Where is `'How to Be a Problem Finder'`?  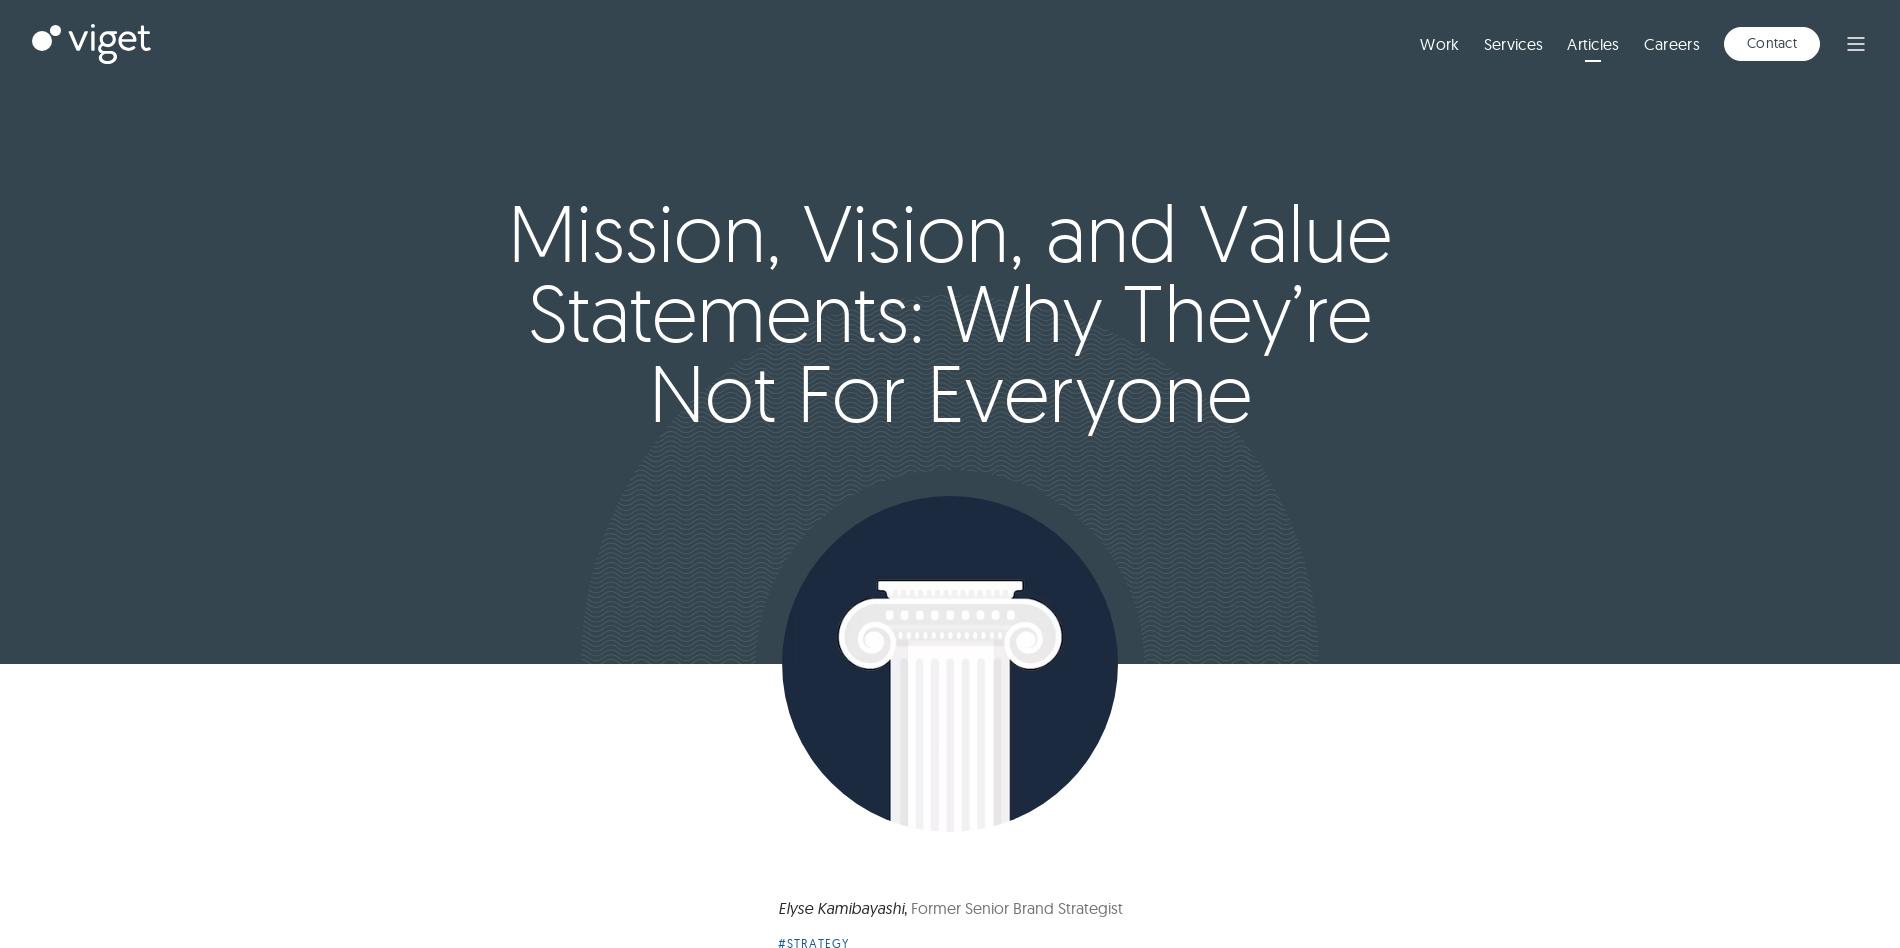
'How to Be a Problem Finder' is located at coordinates (599, 885).